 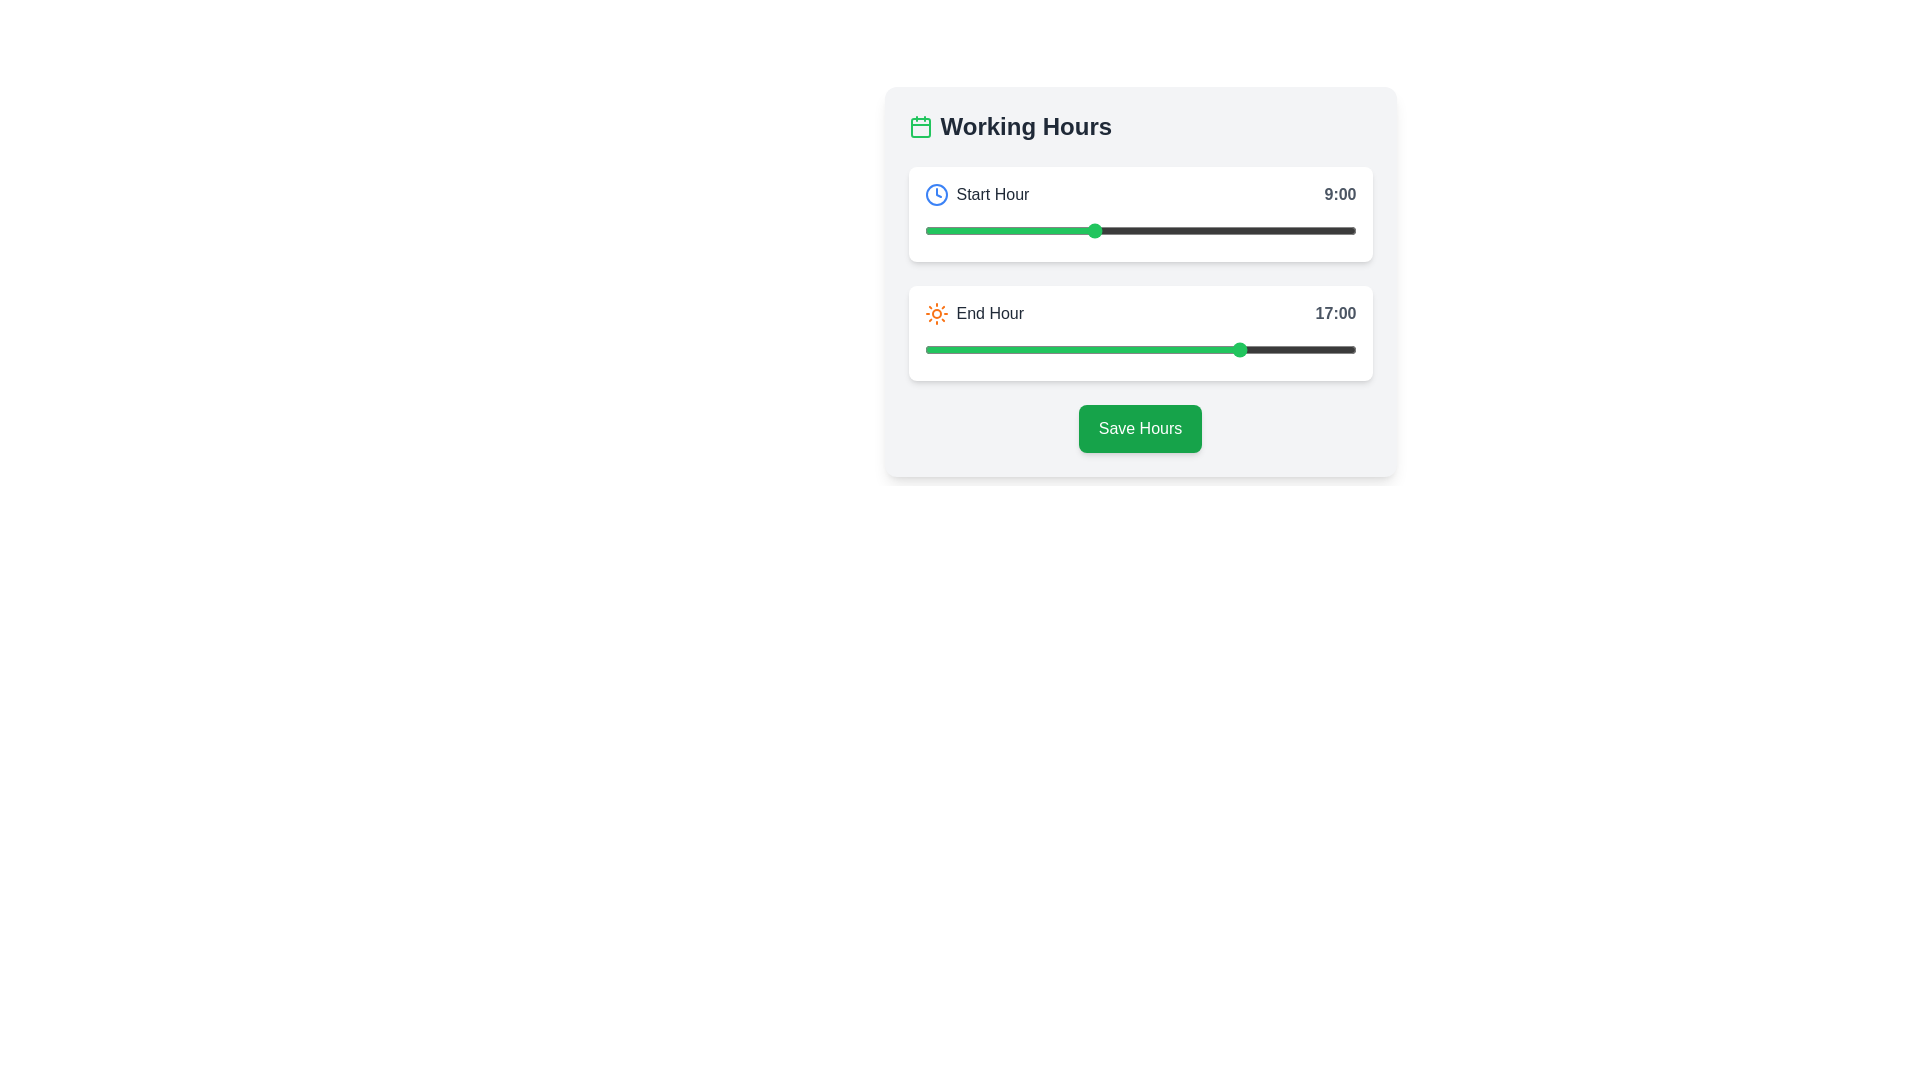 What do you see at coordinates (1205, 230) in the screenshot?
I see `the start hour` at bounding box center [1205, 230].